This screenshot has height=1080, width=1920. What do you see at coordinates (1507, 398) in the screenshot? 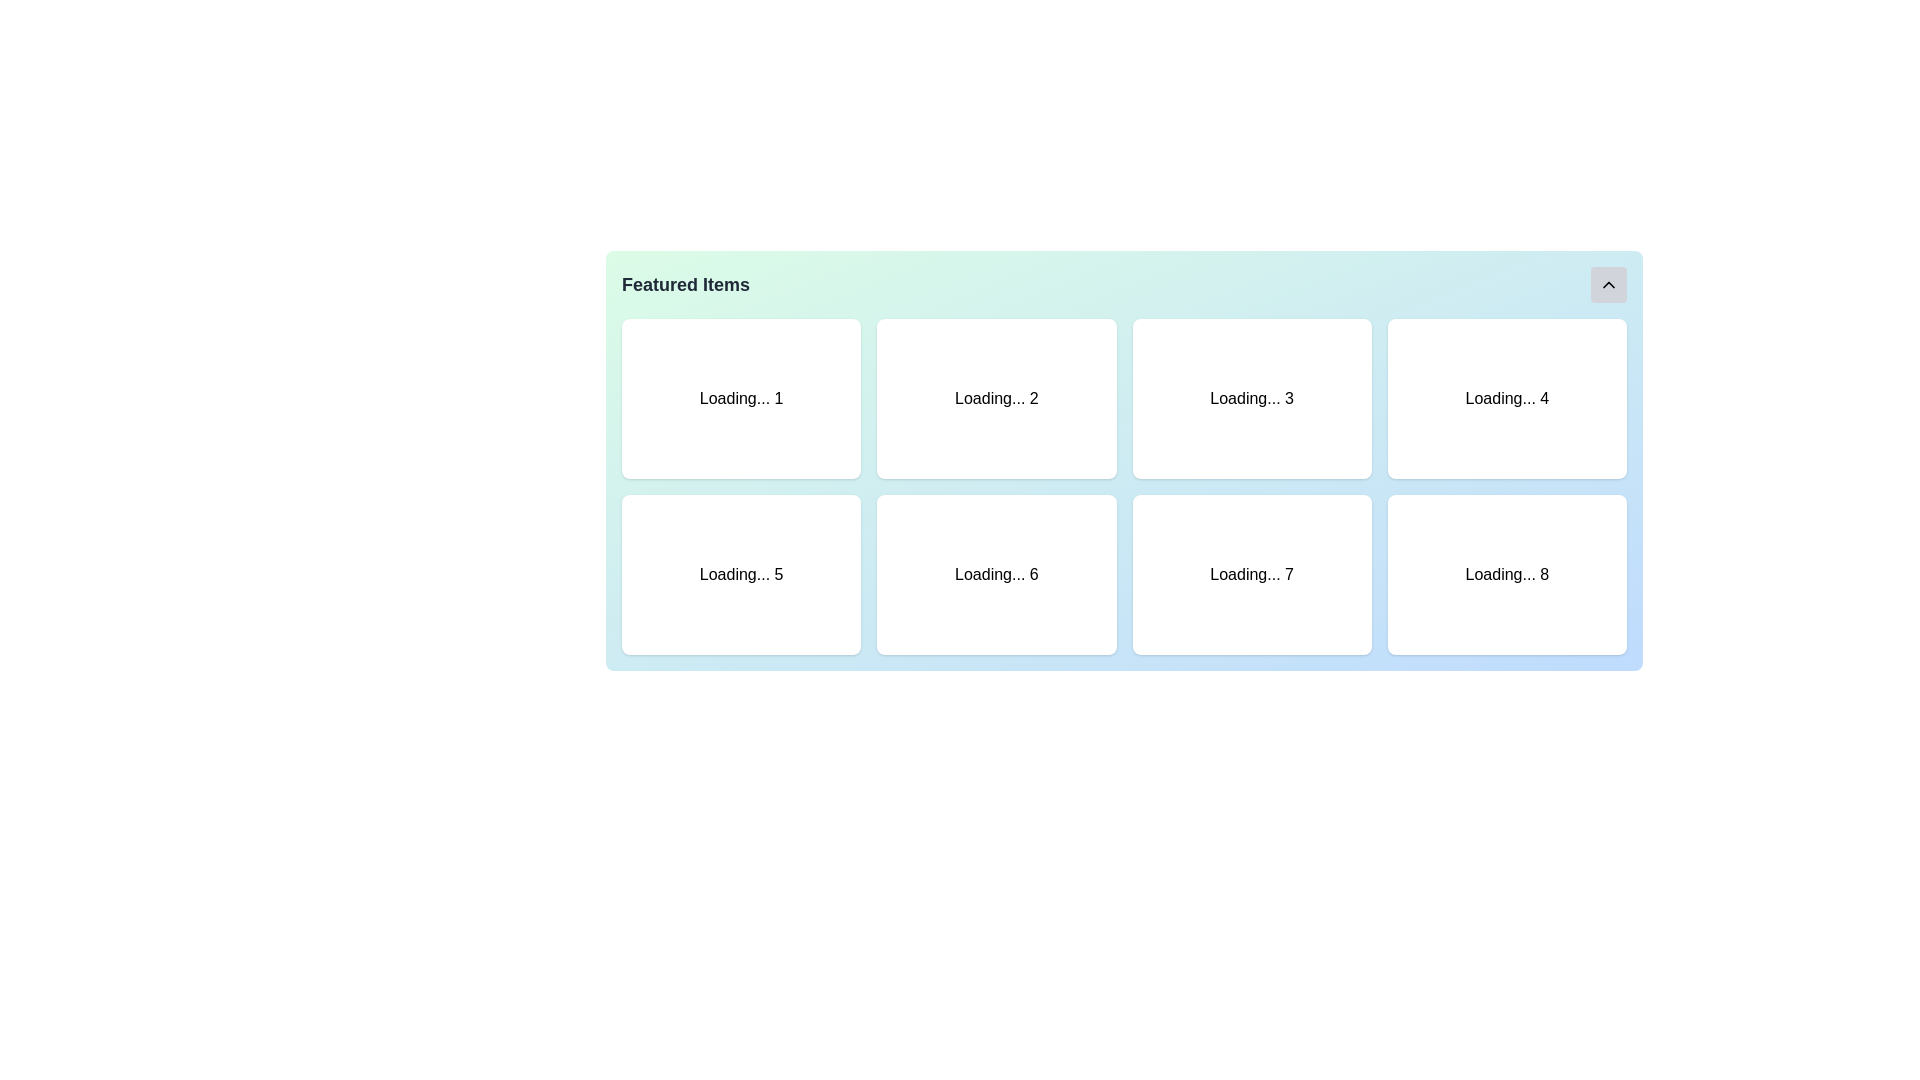
I see `the informational card that serves as a content placeholder, located in the top row of the grid layout, immediately to the right of the card containing 'Loading... 3'` at bounding box center [1507, 398].